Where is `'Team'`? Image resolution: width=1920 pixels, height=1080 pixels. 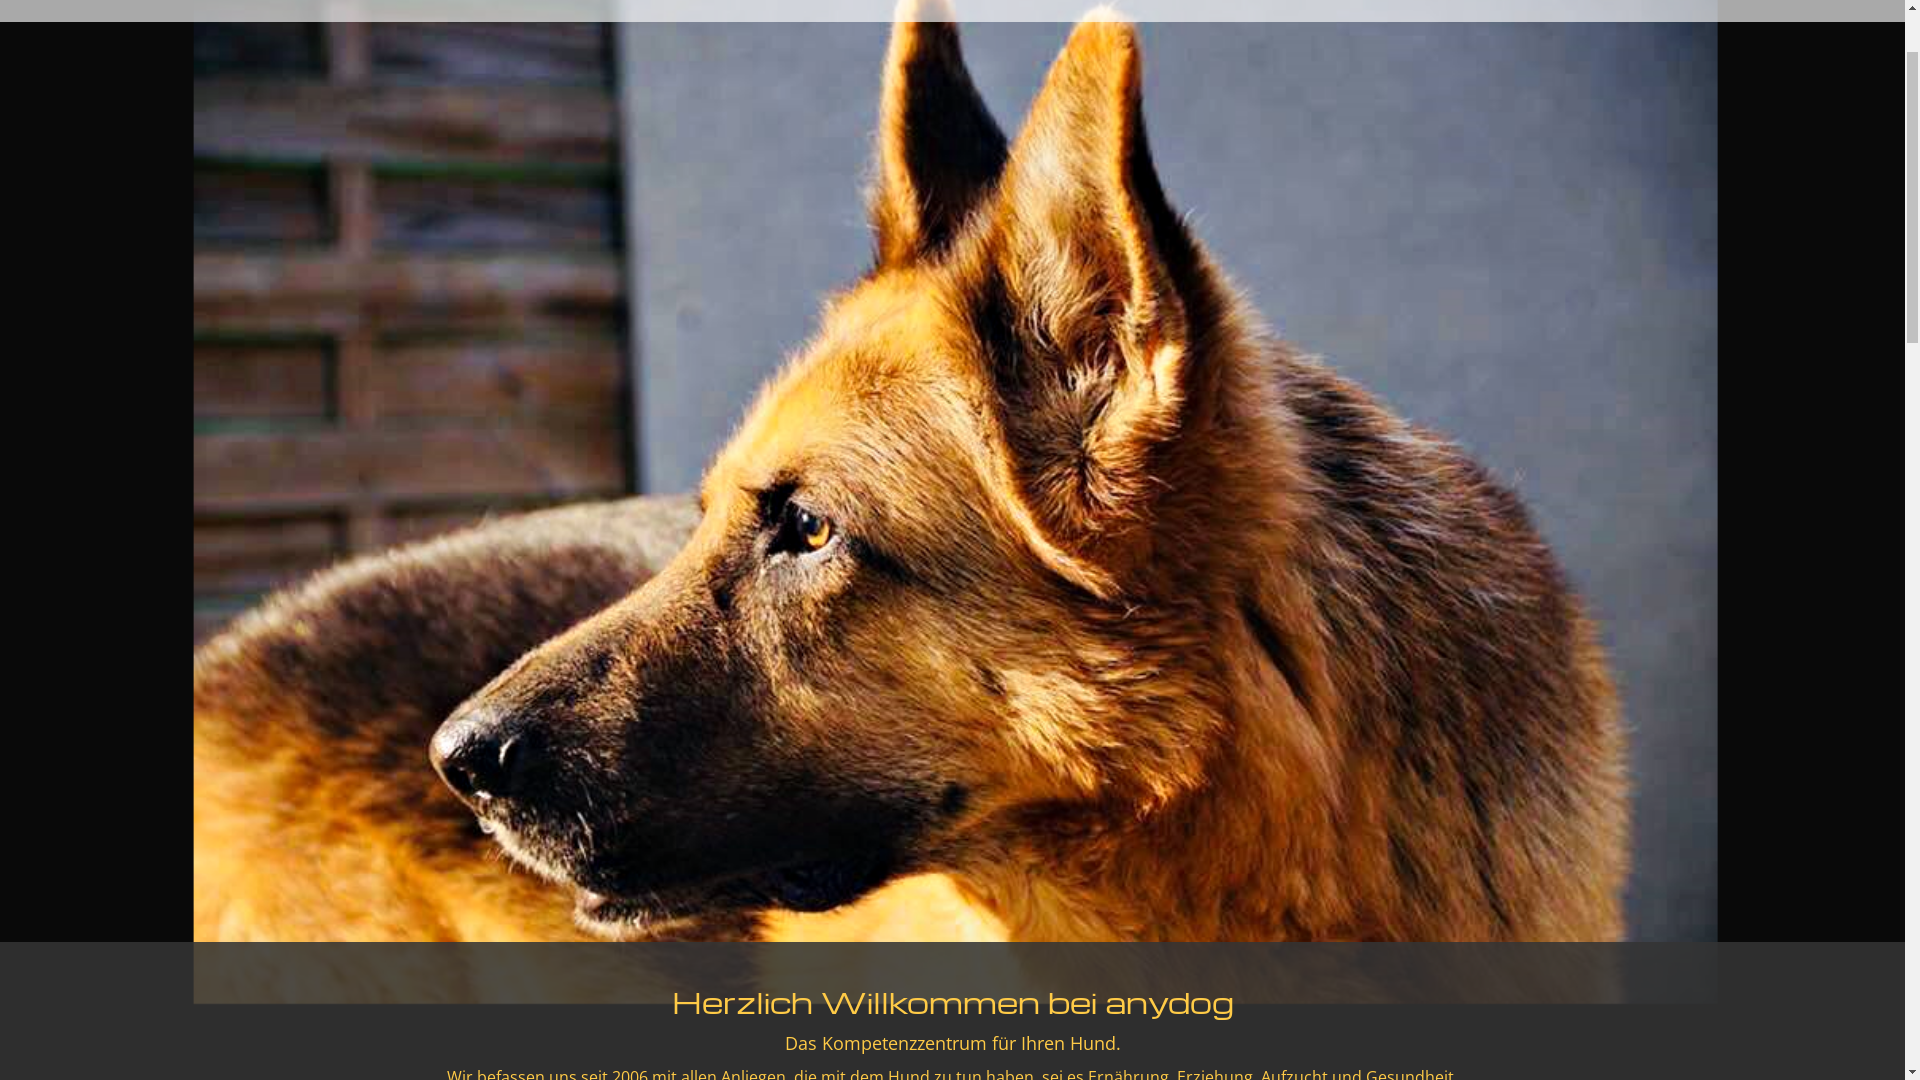 'Team' is located at coordinates (351, 42).